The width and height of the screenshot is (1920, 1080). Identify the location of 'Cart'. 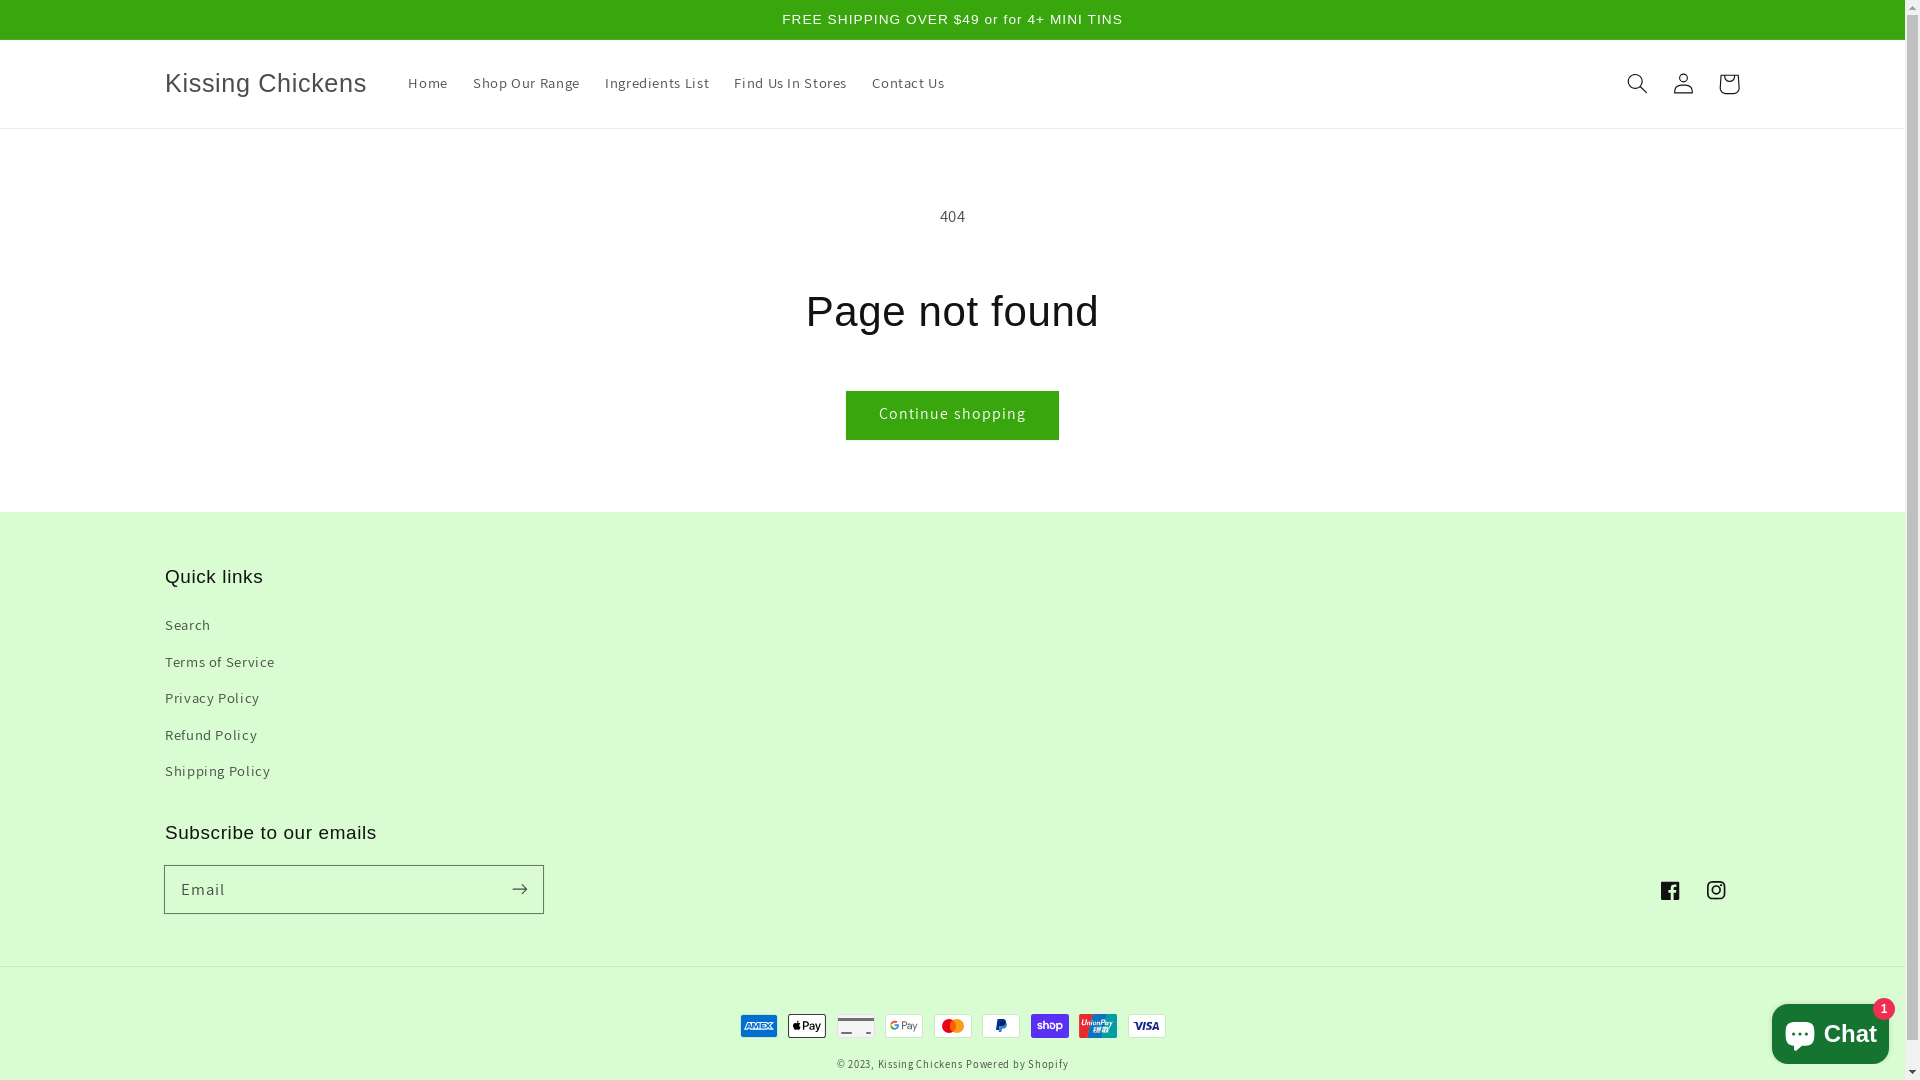
(1727, 83).